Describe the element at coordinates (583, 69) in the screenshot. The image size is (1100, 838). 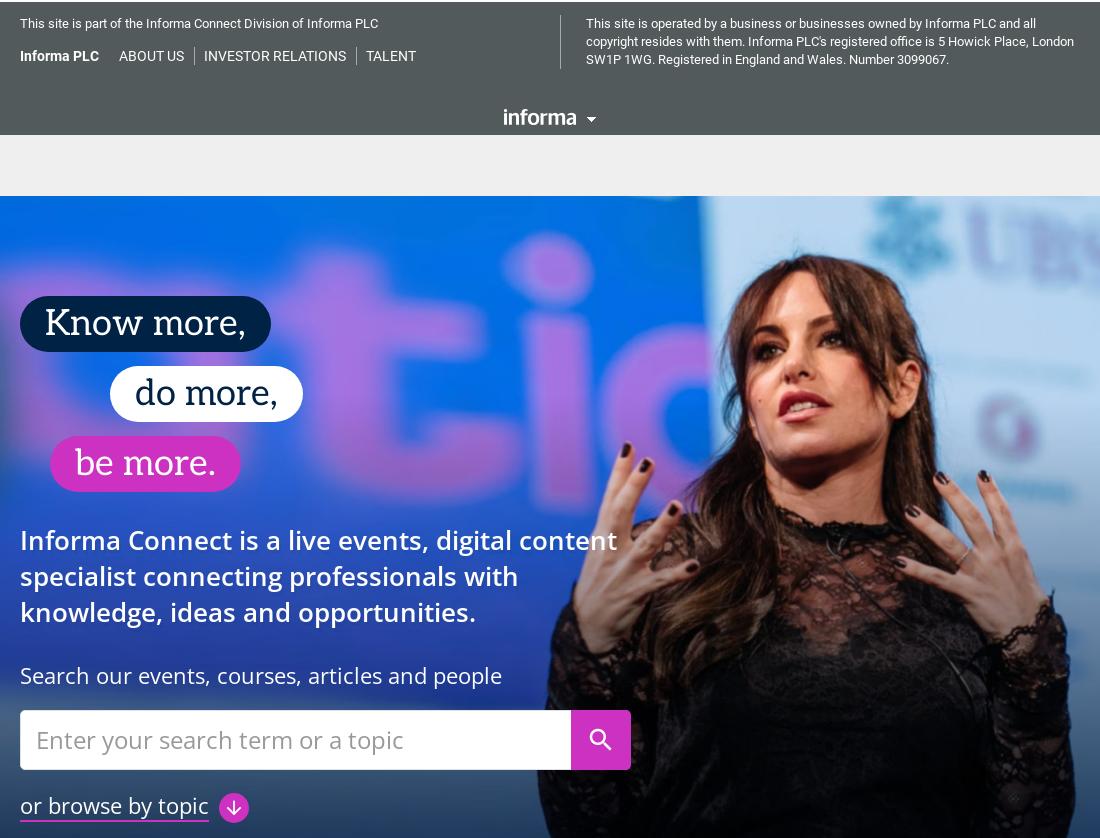
I see `'and'` at that location.